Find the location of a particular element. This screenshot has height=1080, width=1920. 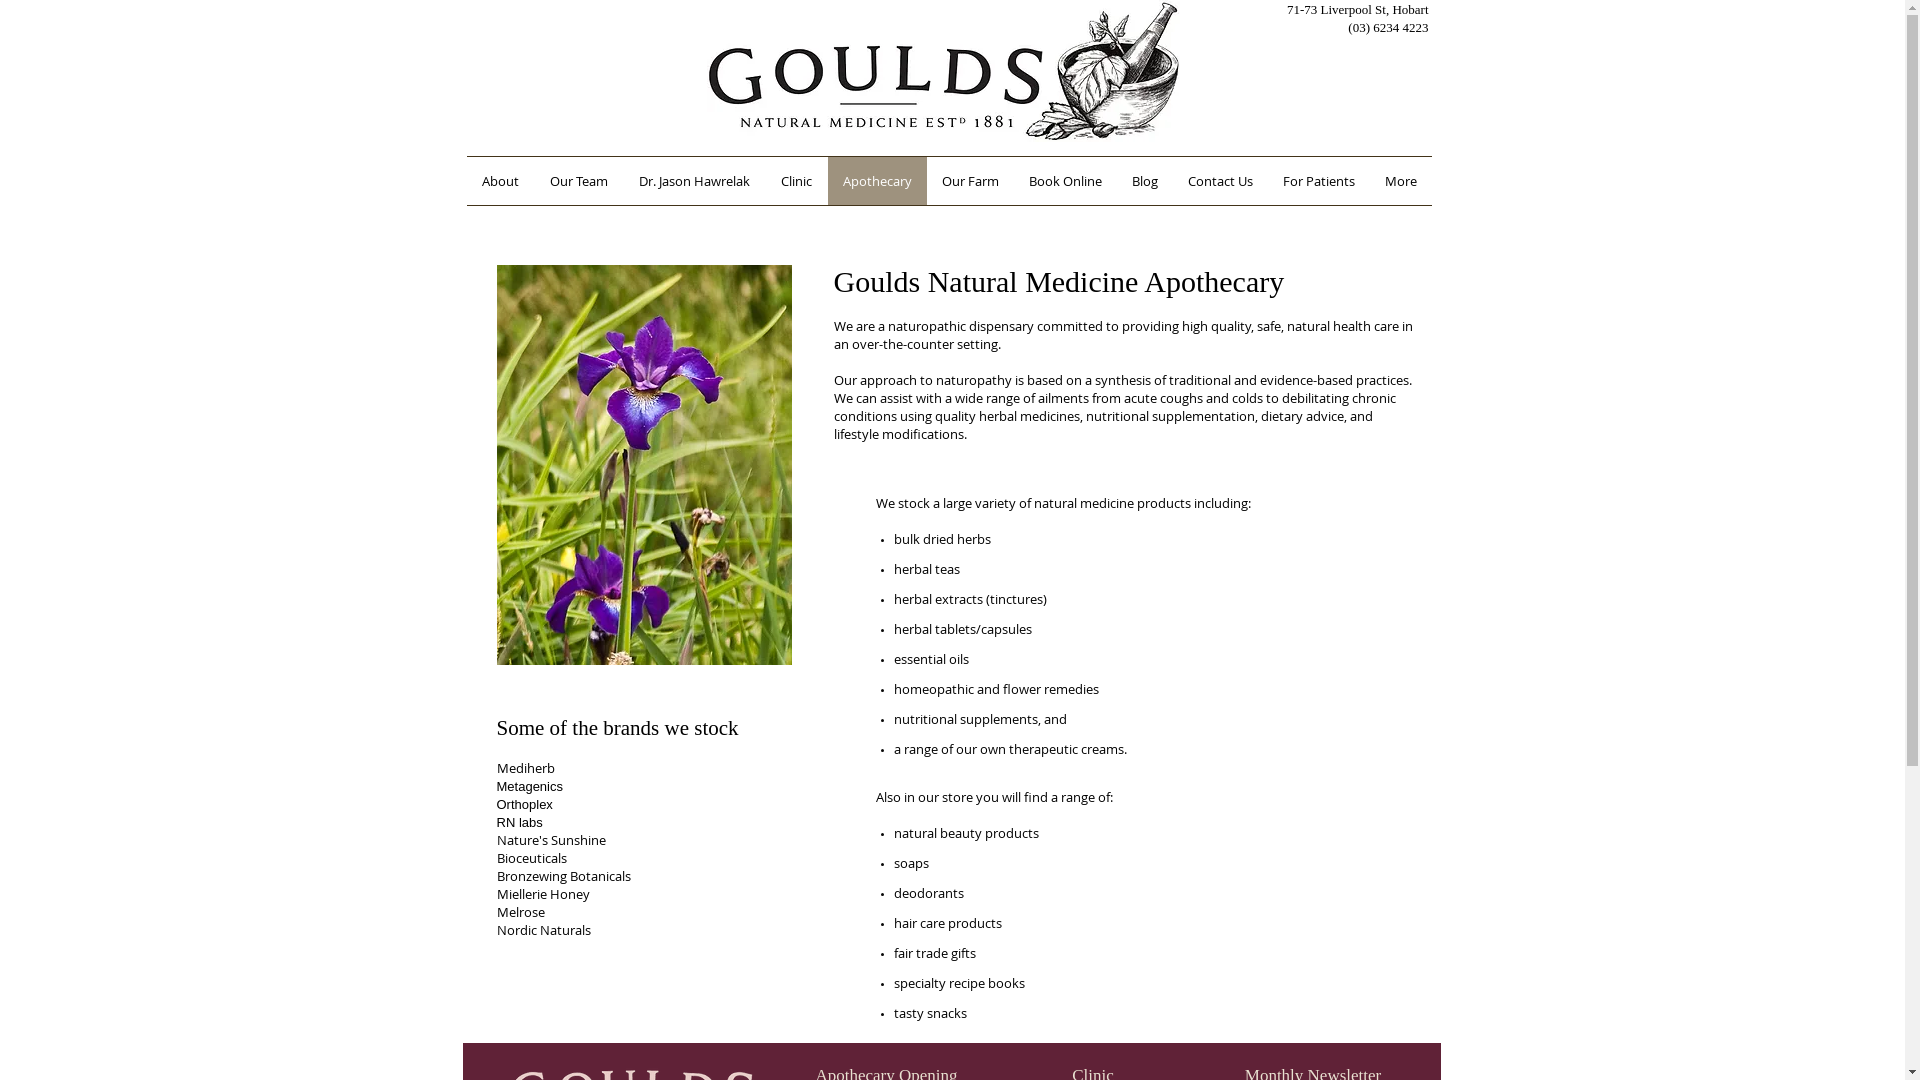

'Apothecary' is located at coordinates (877, 181).